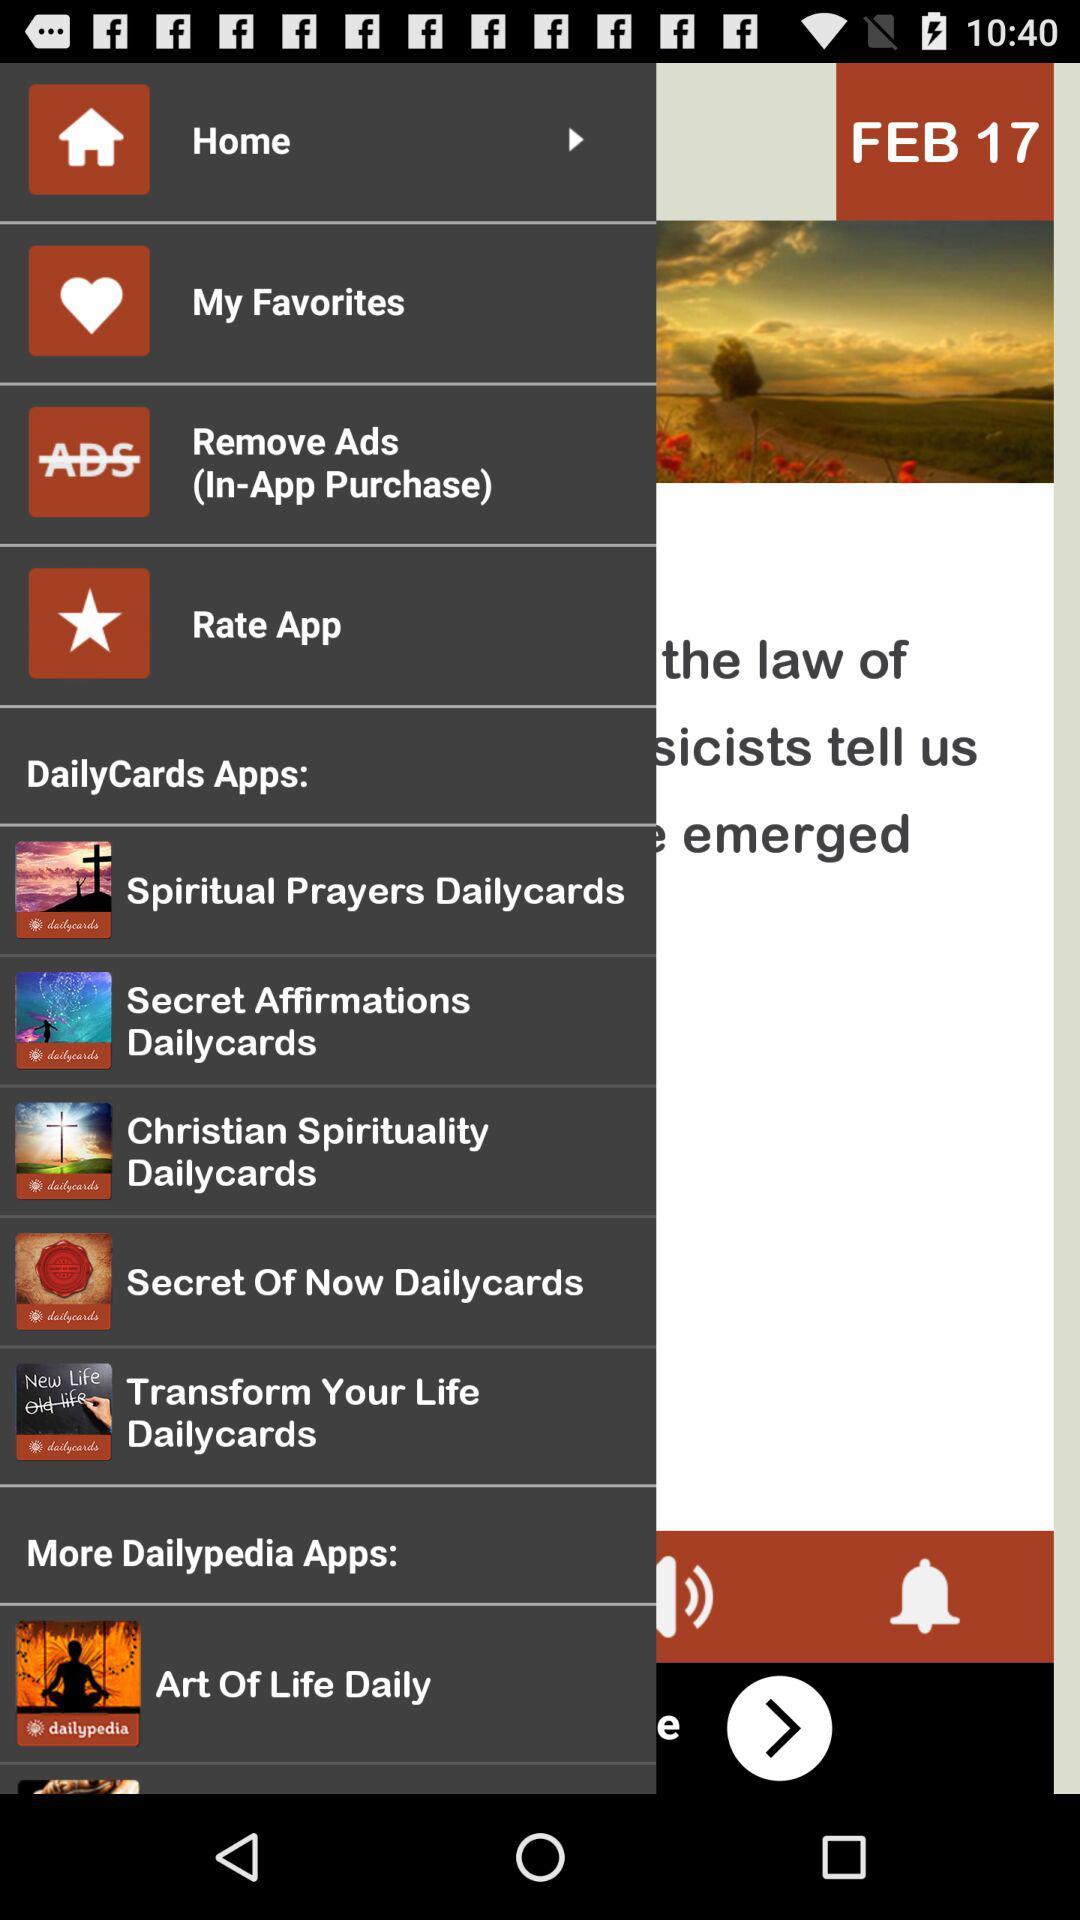 This screenshot has width=1080, height=1920. What do you see at coordinates (153, 1707) in the screenshot?
I see `the close icon` at bounding box center [153, 1707].